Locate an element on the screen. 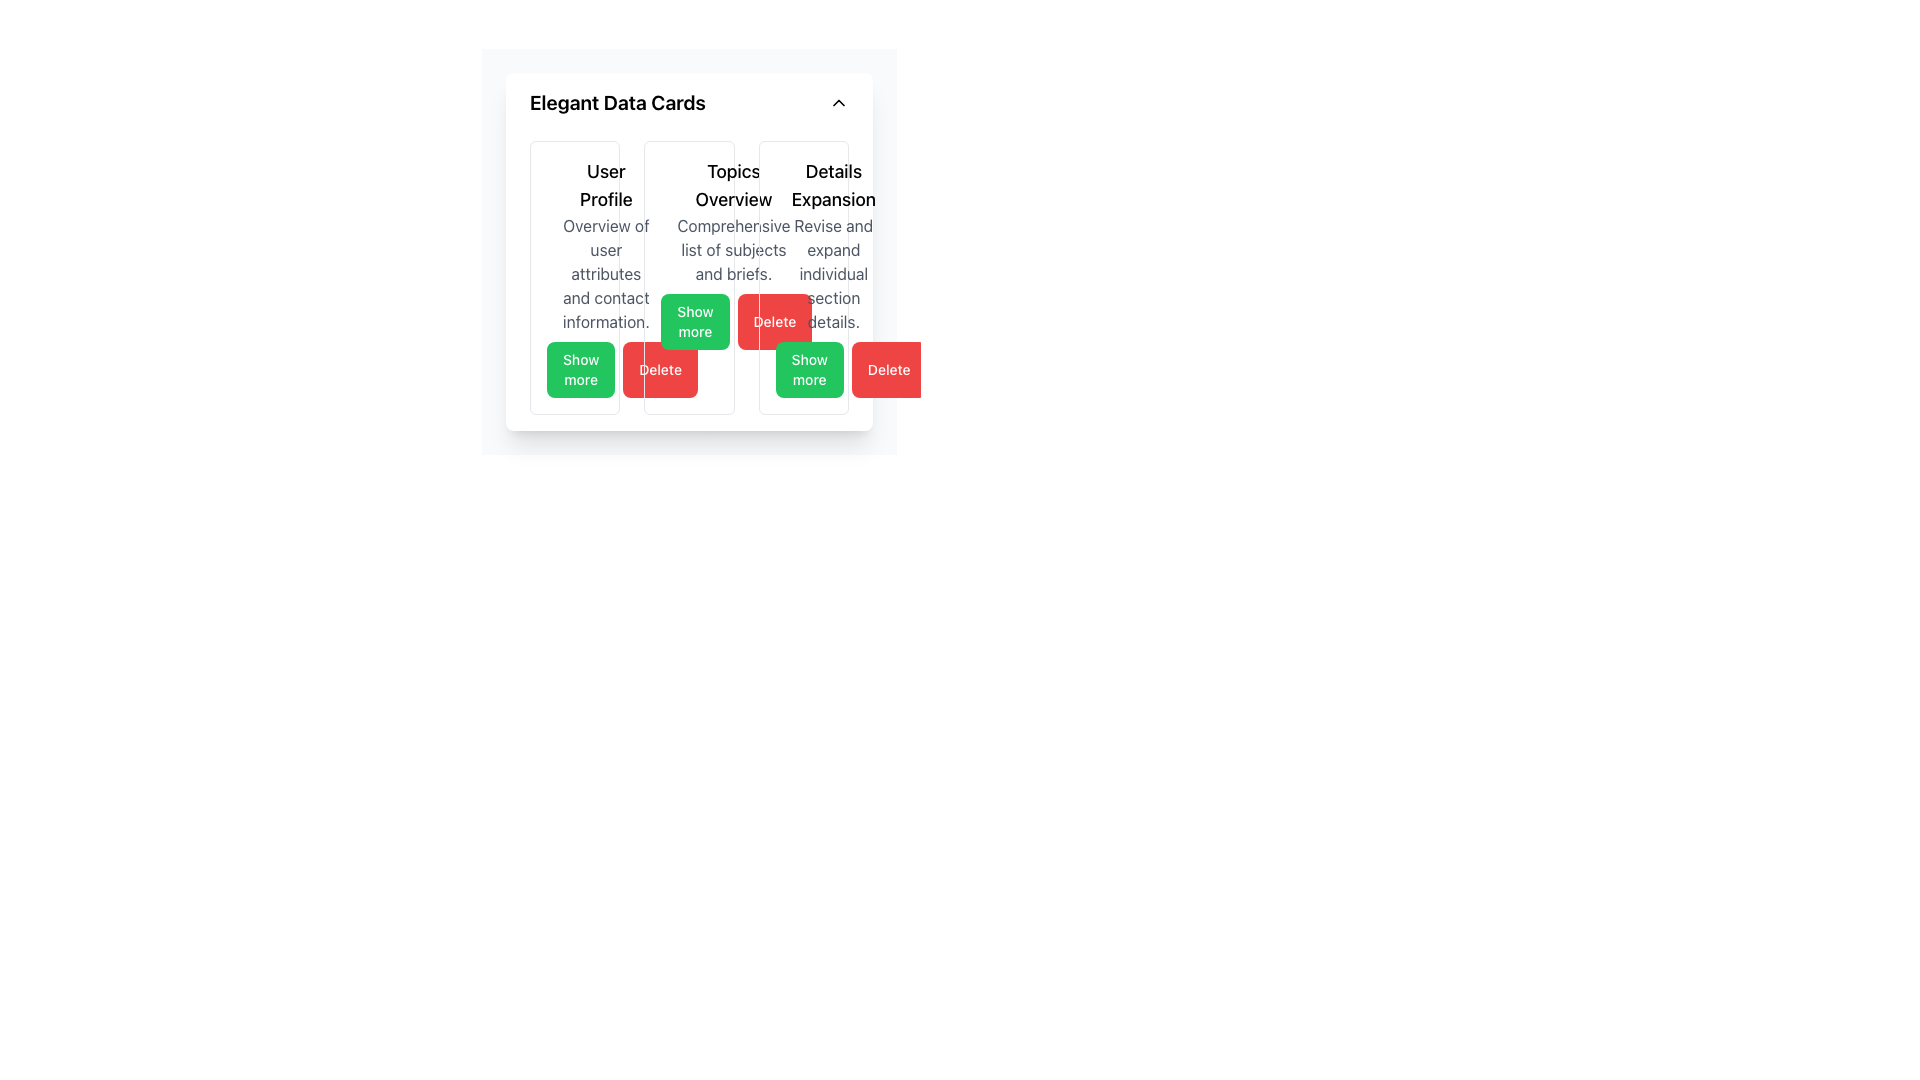 The height and width of the screenshot is (1080, 1920). the text block styled in gray color that contains 'Overview of user attributes and contact information', positioned beneath the 'User Profile' heading is located at coordinates (605, 273).